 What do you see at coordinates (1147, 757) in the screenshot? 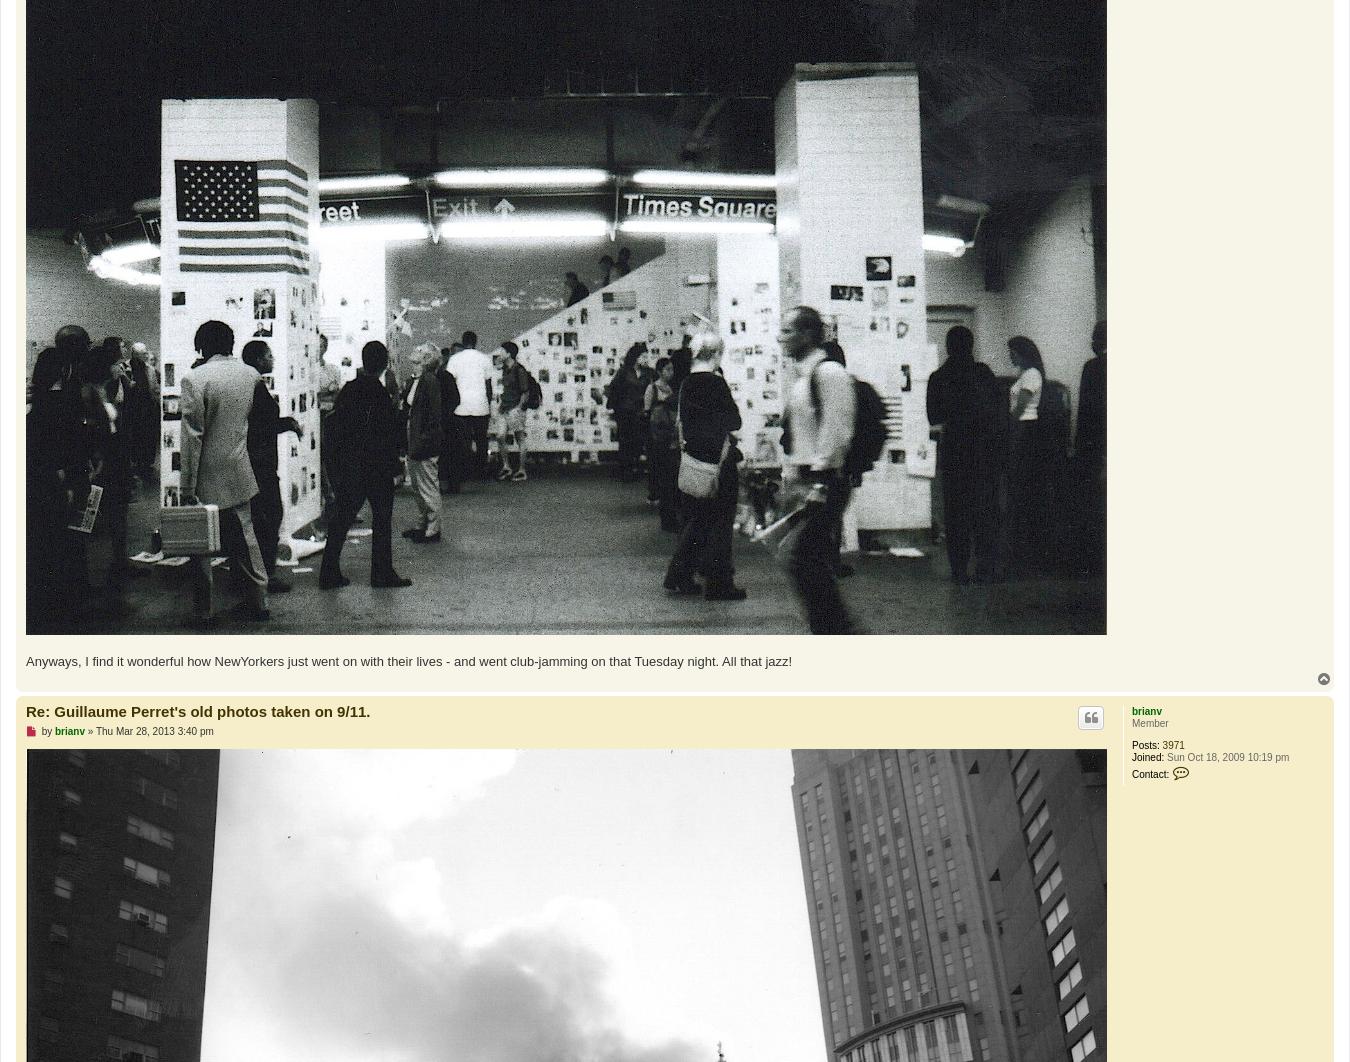
I see `'Joined:'` at bounding box center [1147, 757].